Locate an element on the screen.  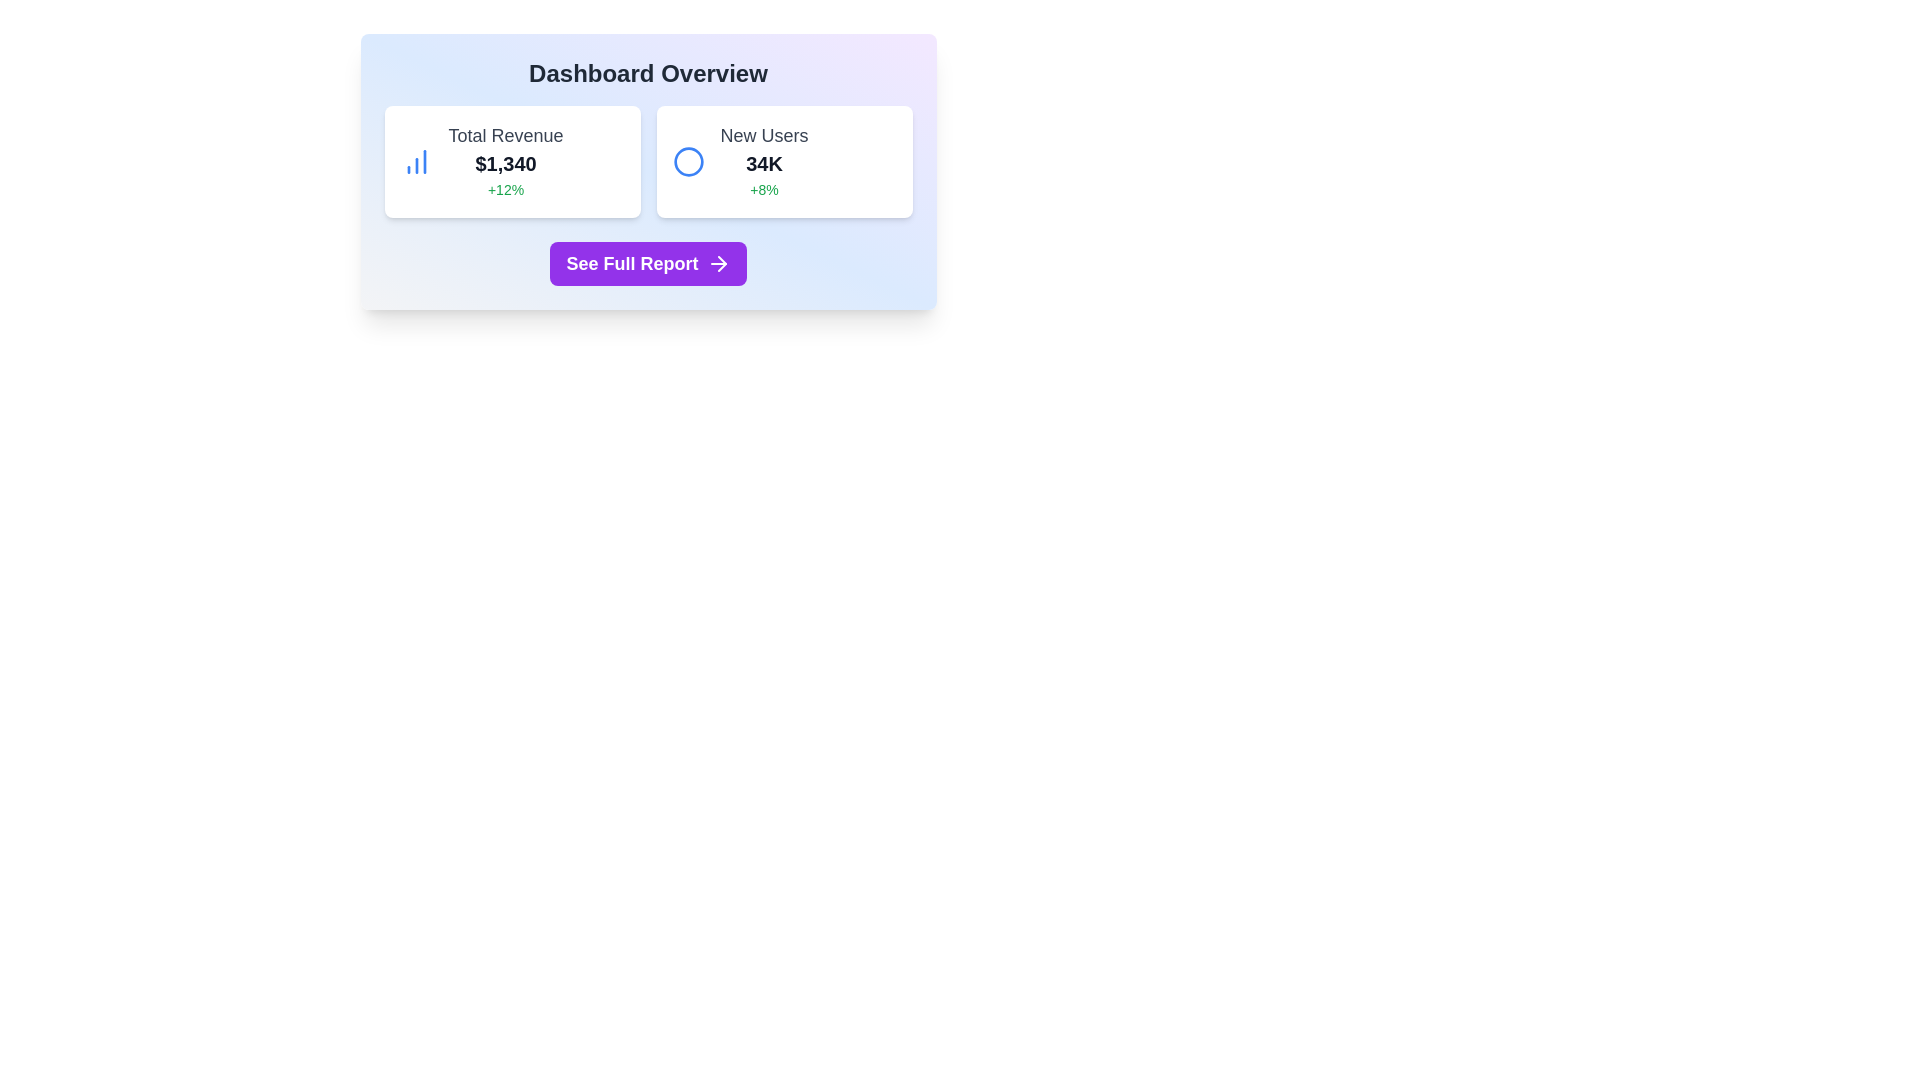
the static informational text element displaying the percentage increase indicator located at the bottom right of the 'New Users' section is located at coordinates (763, 189).